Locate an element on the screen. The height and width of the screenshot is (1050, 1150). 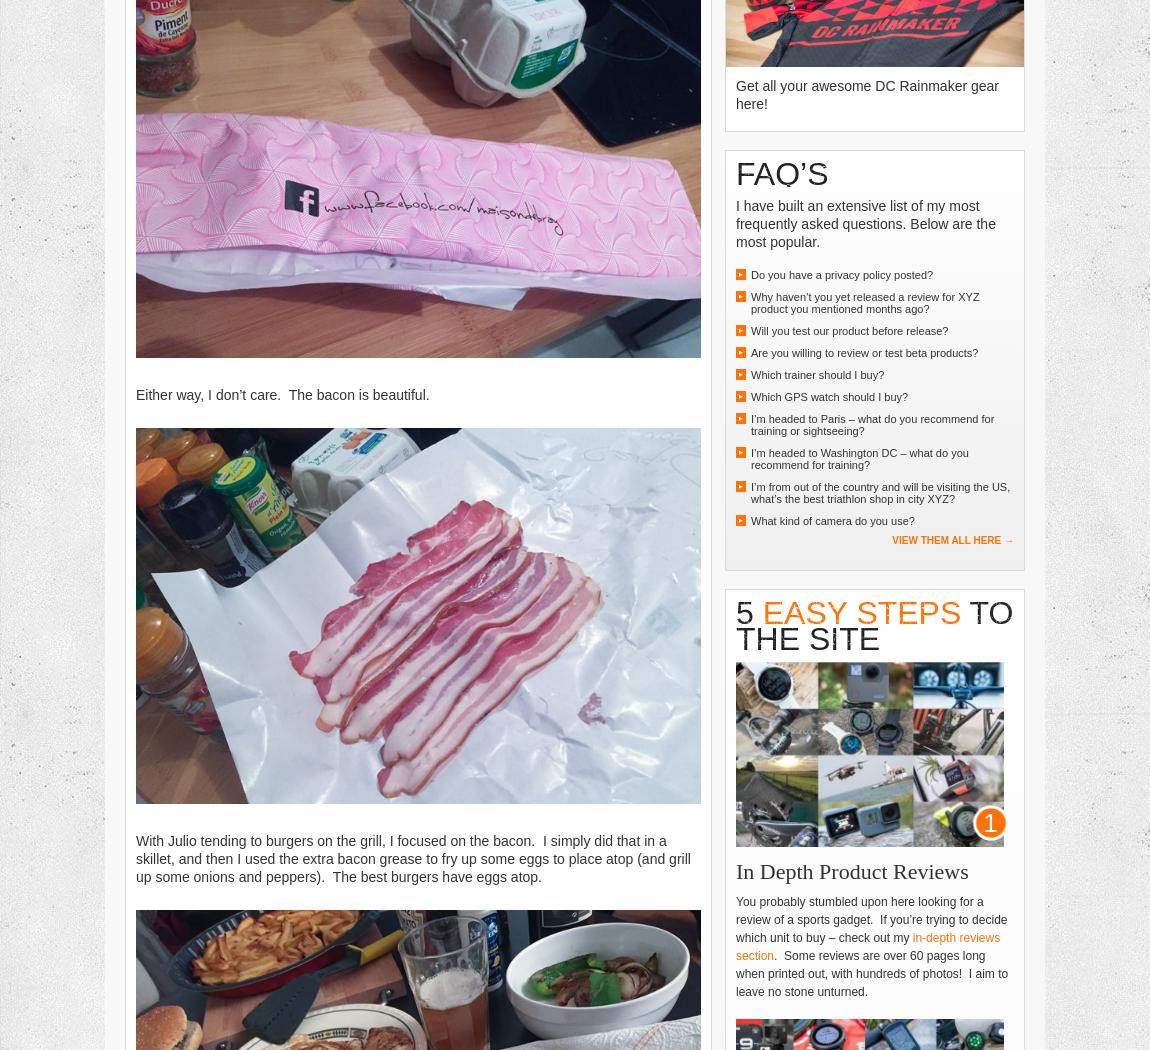
'Which GPS watch should I buy?' is located at coordinates (749, 395).